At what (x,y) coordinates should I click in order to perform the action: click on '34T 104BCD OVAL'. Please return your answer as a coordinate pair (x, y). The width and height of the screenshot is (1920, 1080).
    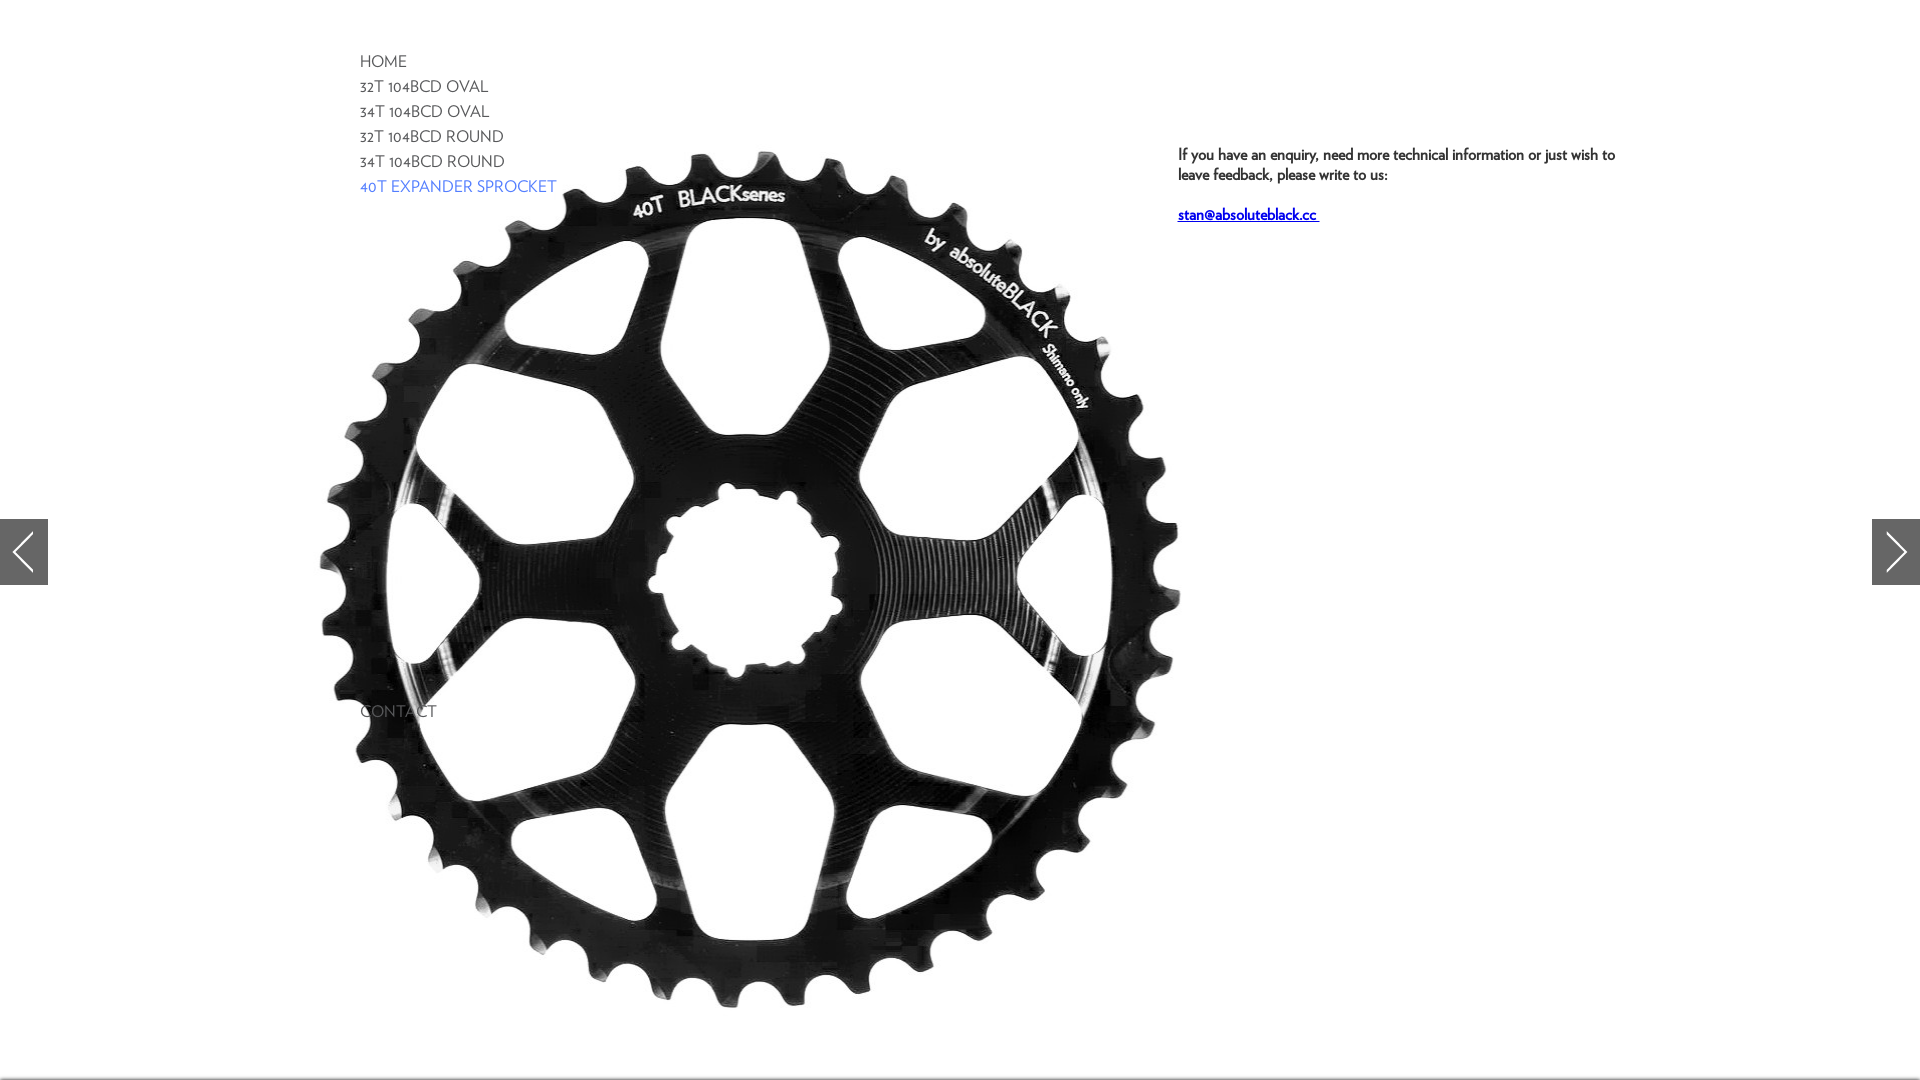
    Looking at the image, I should click on (423, 111).